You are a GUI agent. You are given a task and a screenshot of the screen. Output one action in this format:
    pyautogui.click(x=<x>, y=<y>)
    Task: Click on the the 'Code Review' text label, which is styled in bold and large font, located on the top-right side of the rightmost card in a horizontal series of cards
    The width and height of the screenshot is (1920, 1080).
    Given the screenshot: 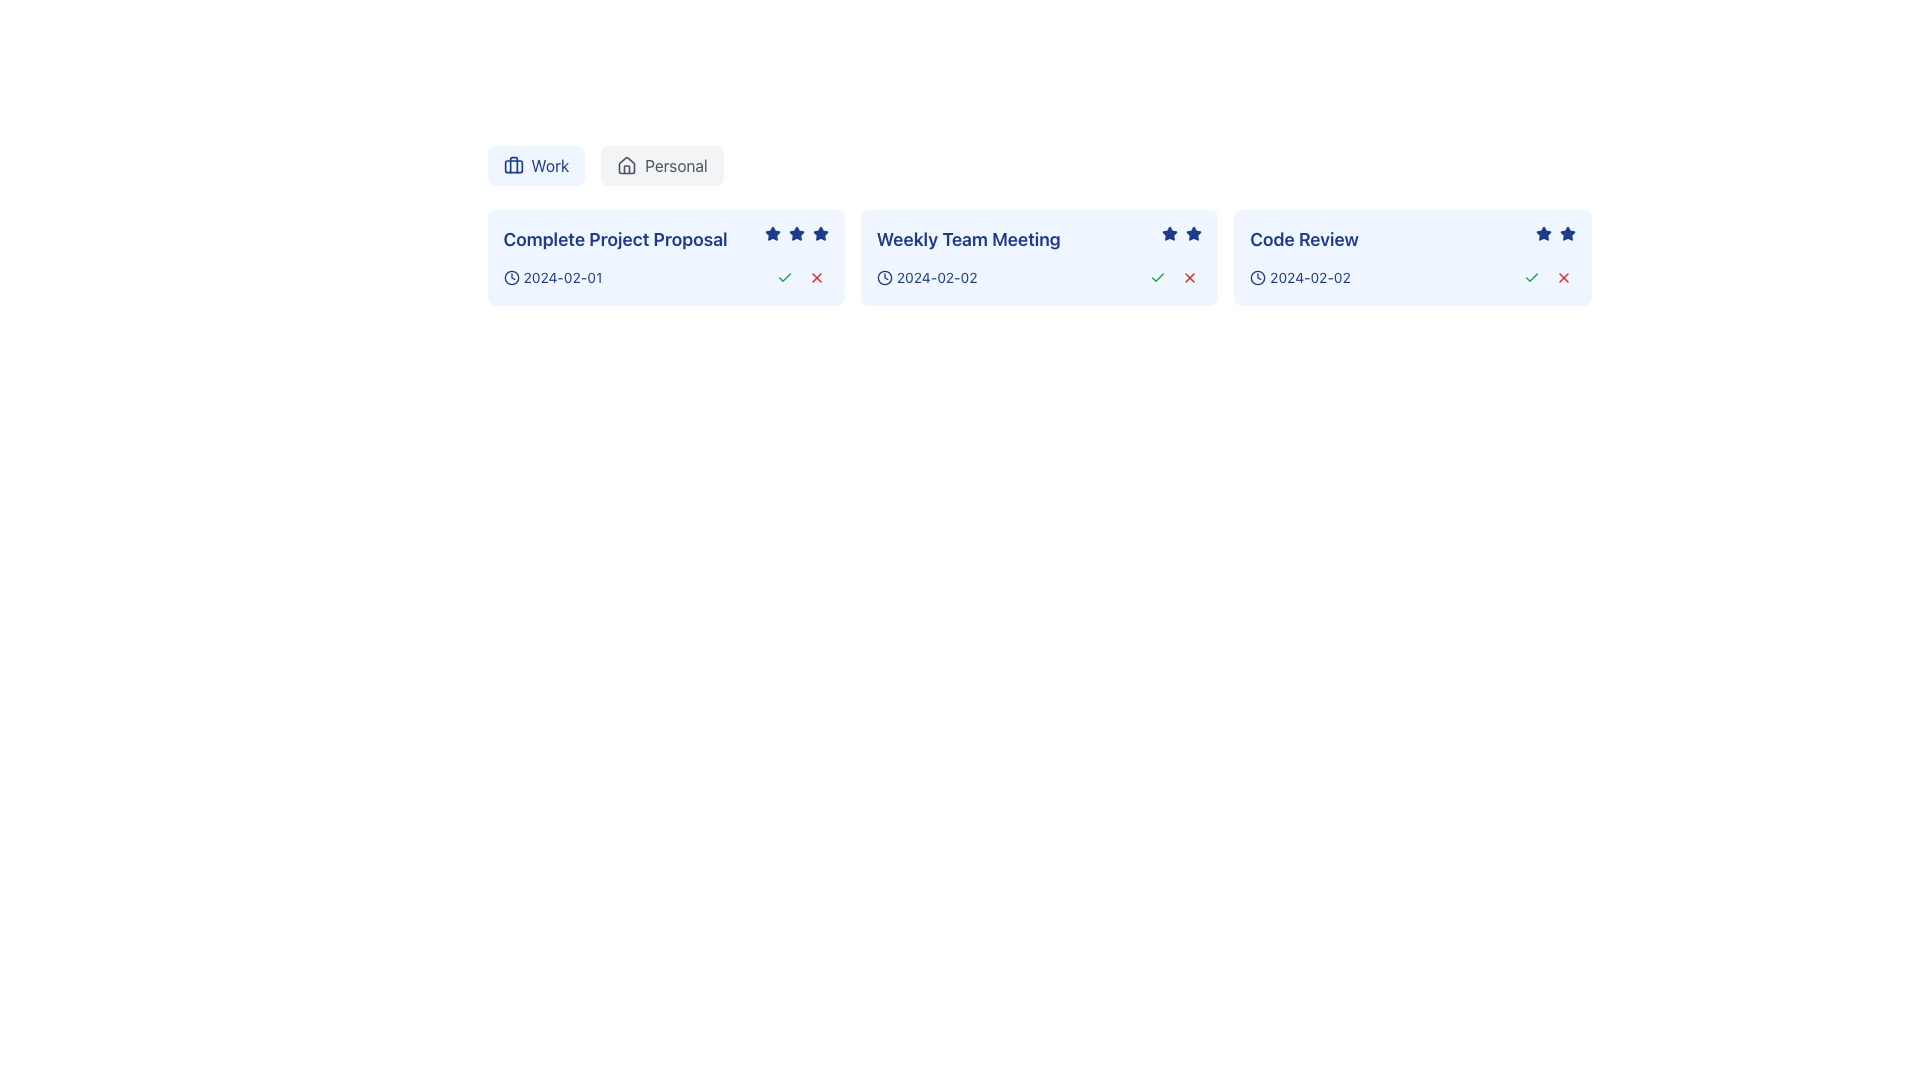 What is the action you would take?
    pyautogui.click(x=1304, y=238)
    